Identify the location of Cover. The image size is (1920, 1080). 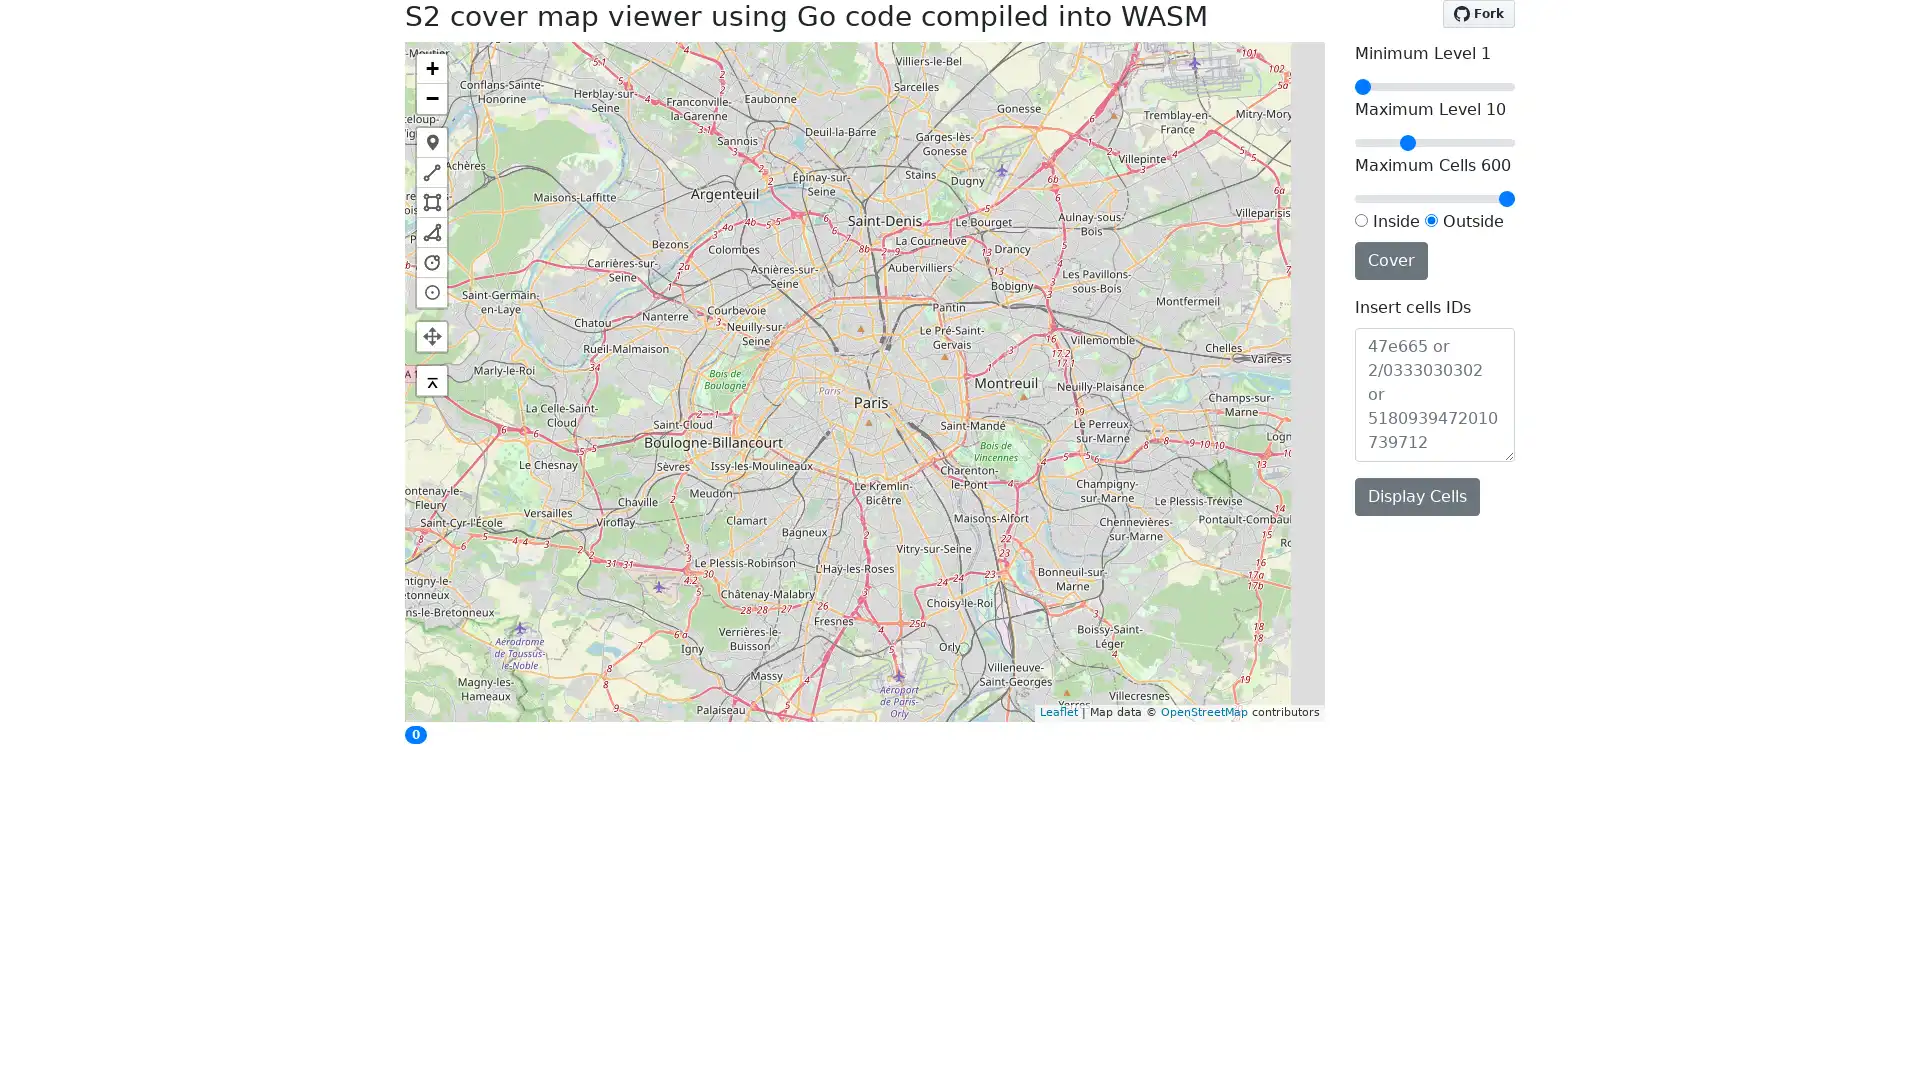
(1390, 258).